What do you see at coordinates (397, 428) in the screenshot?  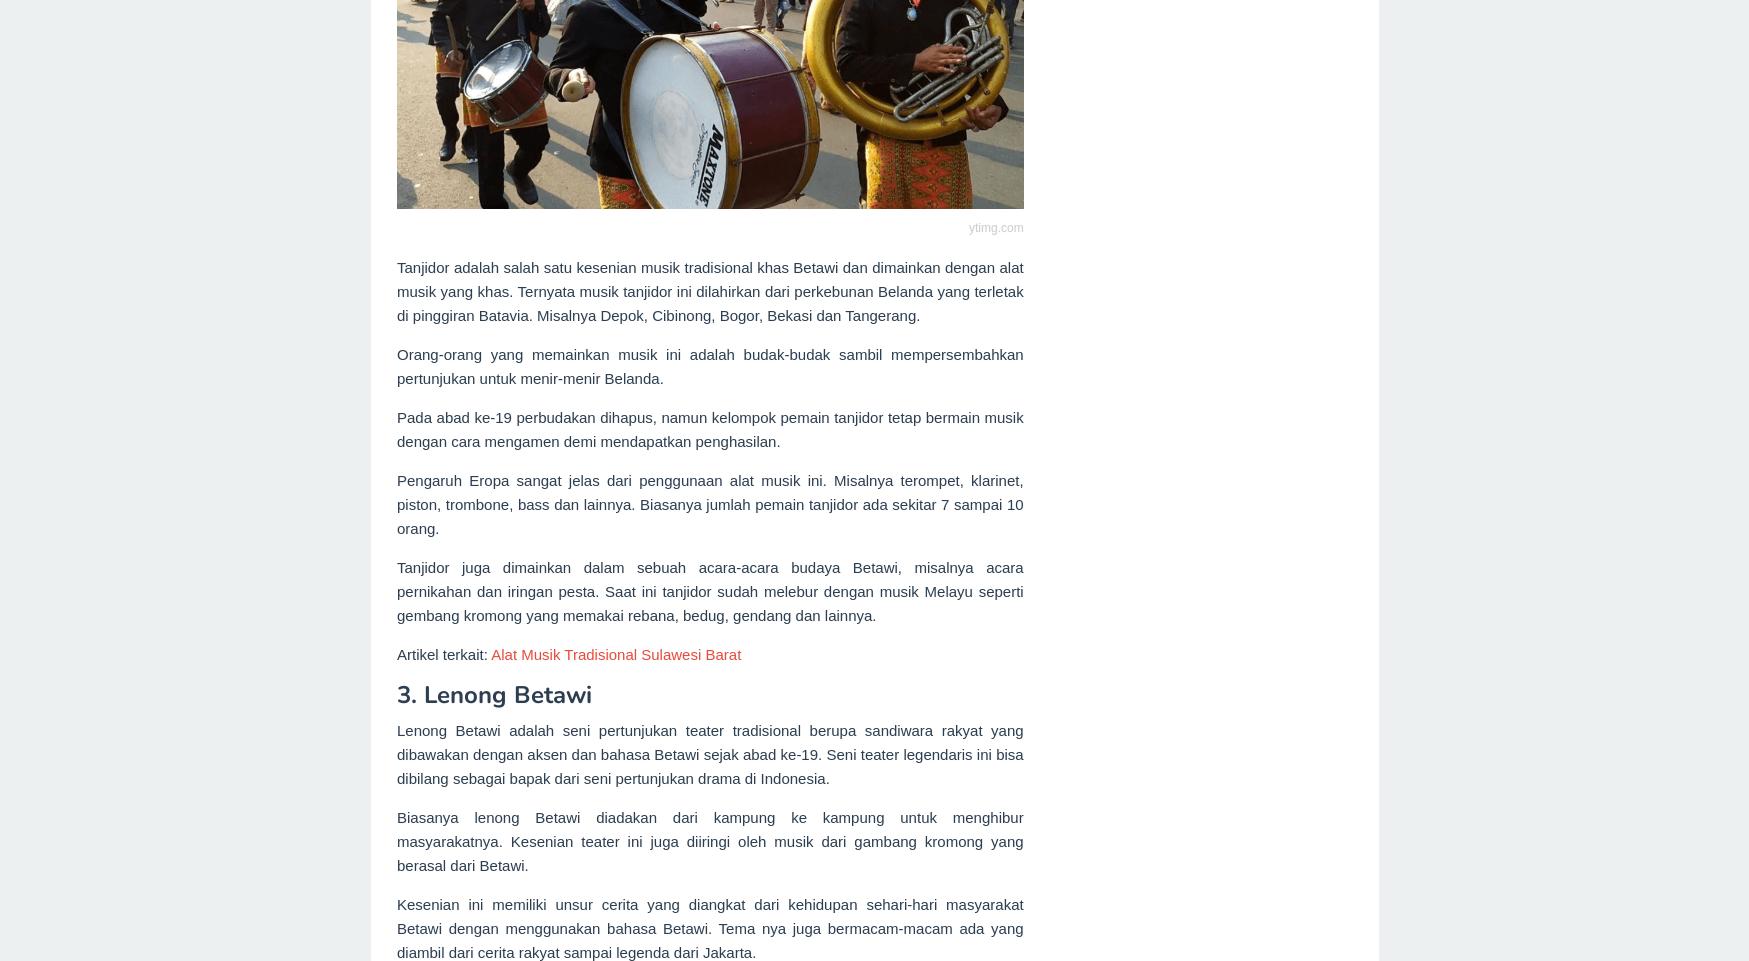 I see `'Pada abad ke-19 perbudakan dihapus, namun kelompok pemain tanjidor tetap bermain musik dengan cara mengamen demi mendapatkan penghasilan.'` at bounding box center [397, 428].